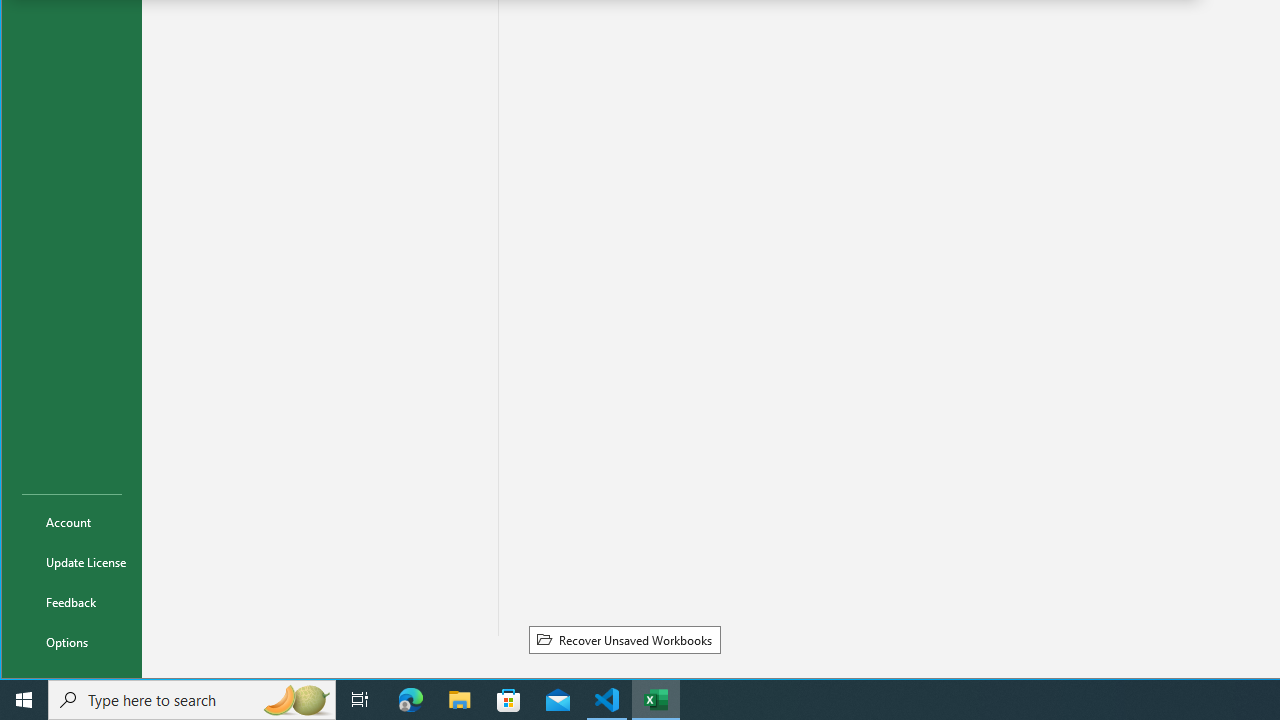  Describe the element at coordinates (359, 698) in the screenshot. I see `'Task View'` at that location.